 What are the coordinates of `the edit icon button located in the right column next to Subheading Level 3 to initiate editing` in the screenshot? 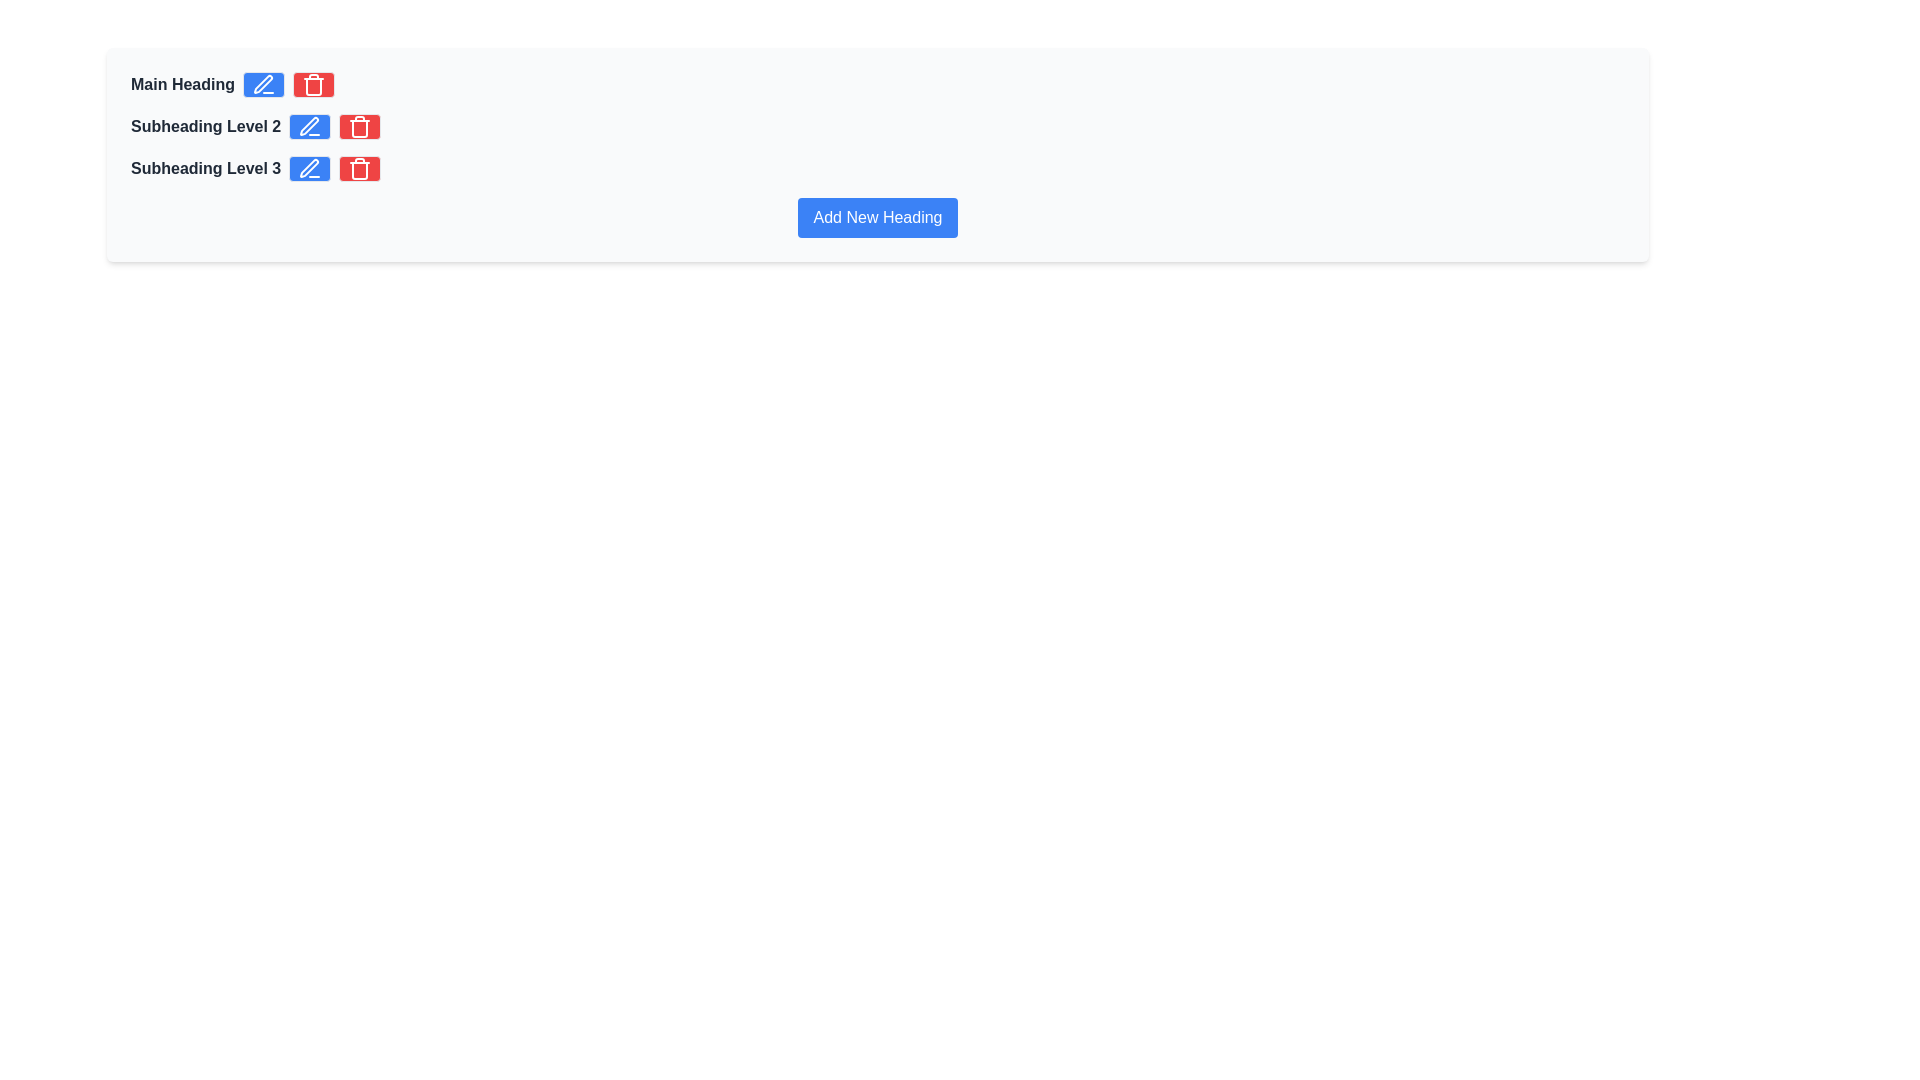 It's located at (309, 168).